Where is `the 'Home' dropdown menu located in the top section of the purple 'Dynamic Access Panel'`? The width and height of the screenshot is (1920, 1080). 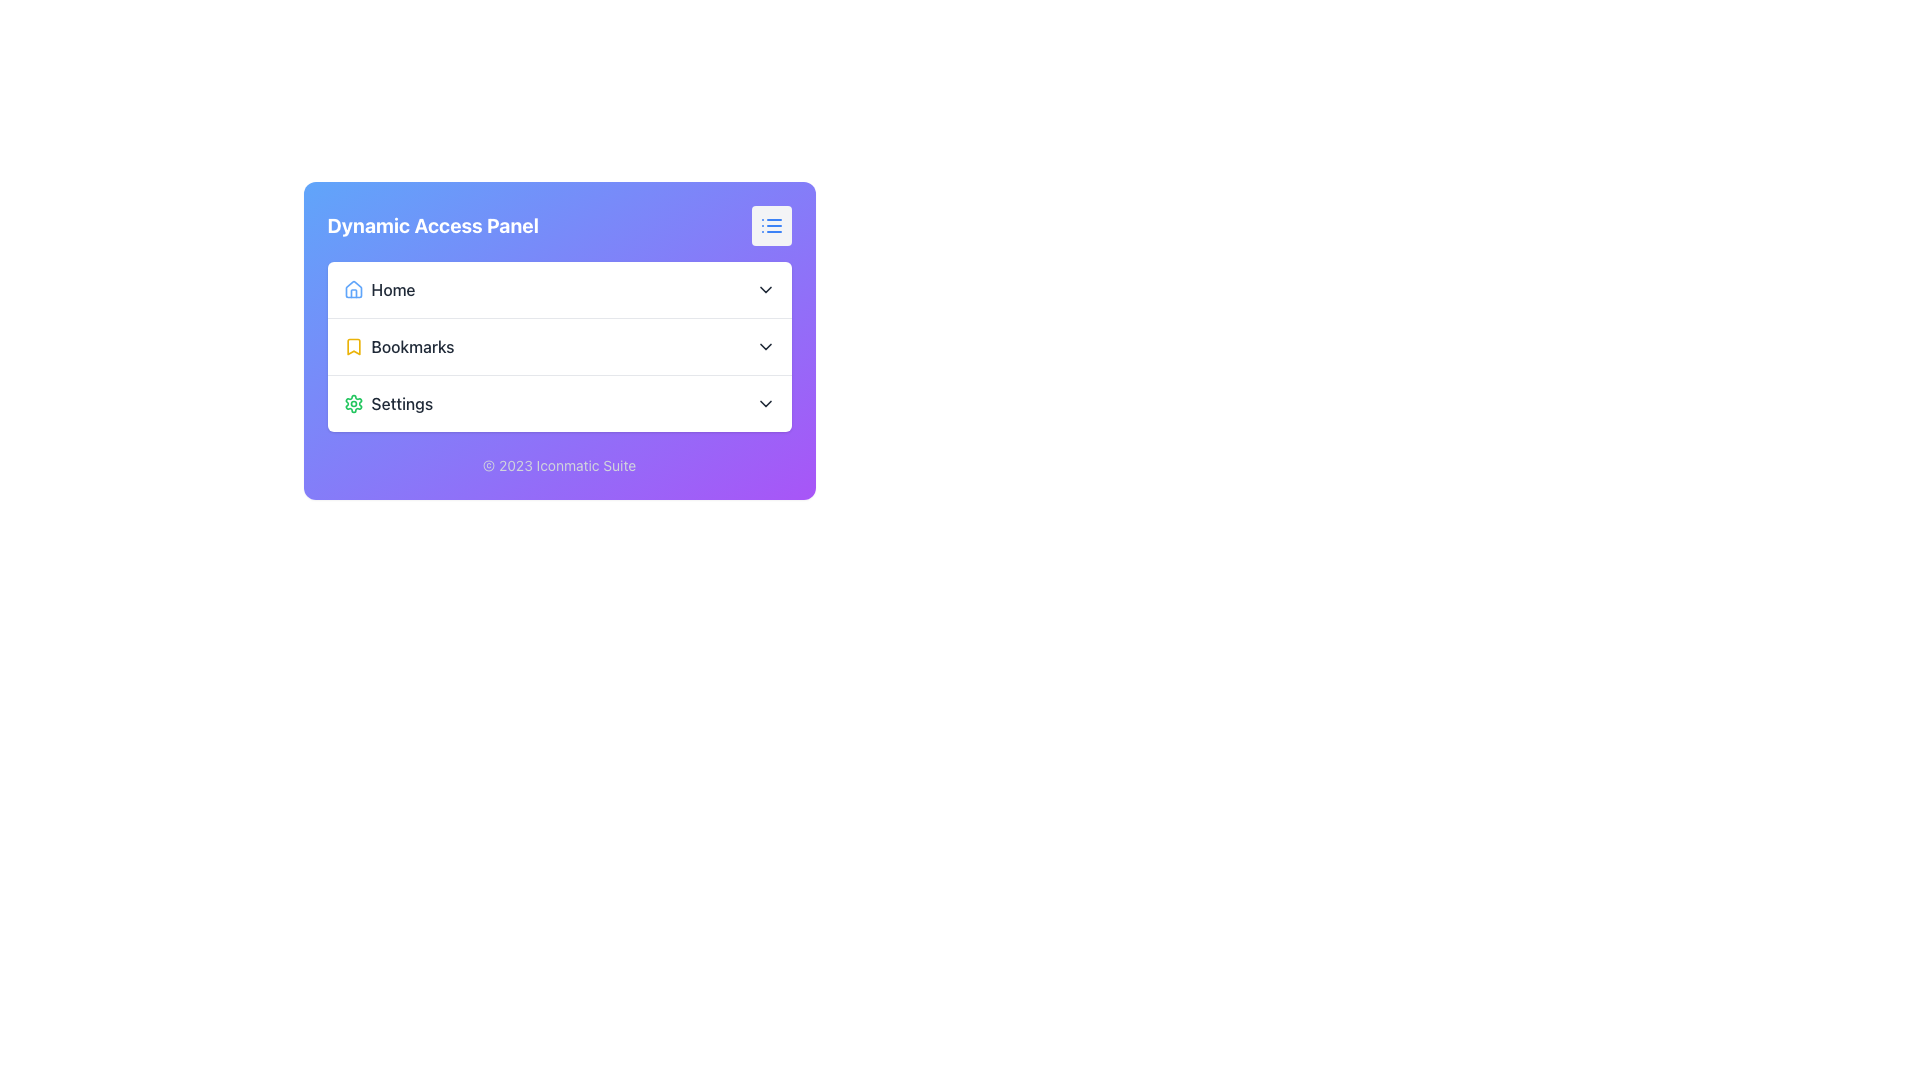
the 'Home' dropdown menu located in the top section of the purple 'Dynamic Access Panel' is located at coordinates (559, 289).